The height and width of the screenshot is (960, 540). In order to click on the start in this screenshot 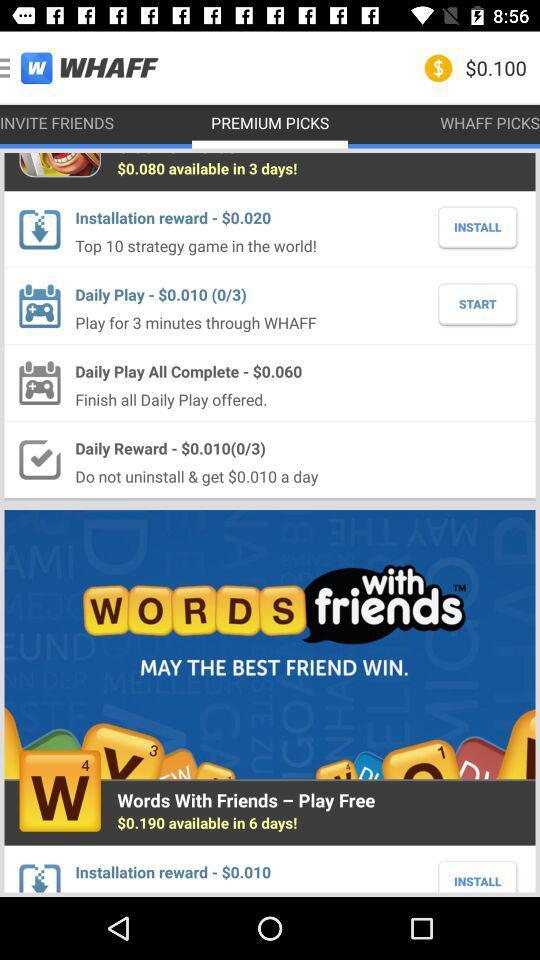, I will do `click(476, 304)`.